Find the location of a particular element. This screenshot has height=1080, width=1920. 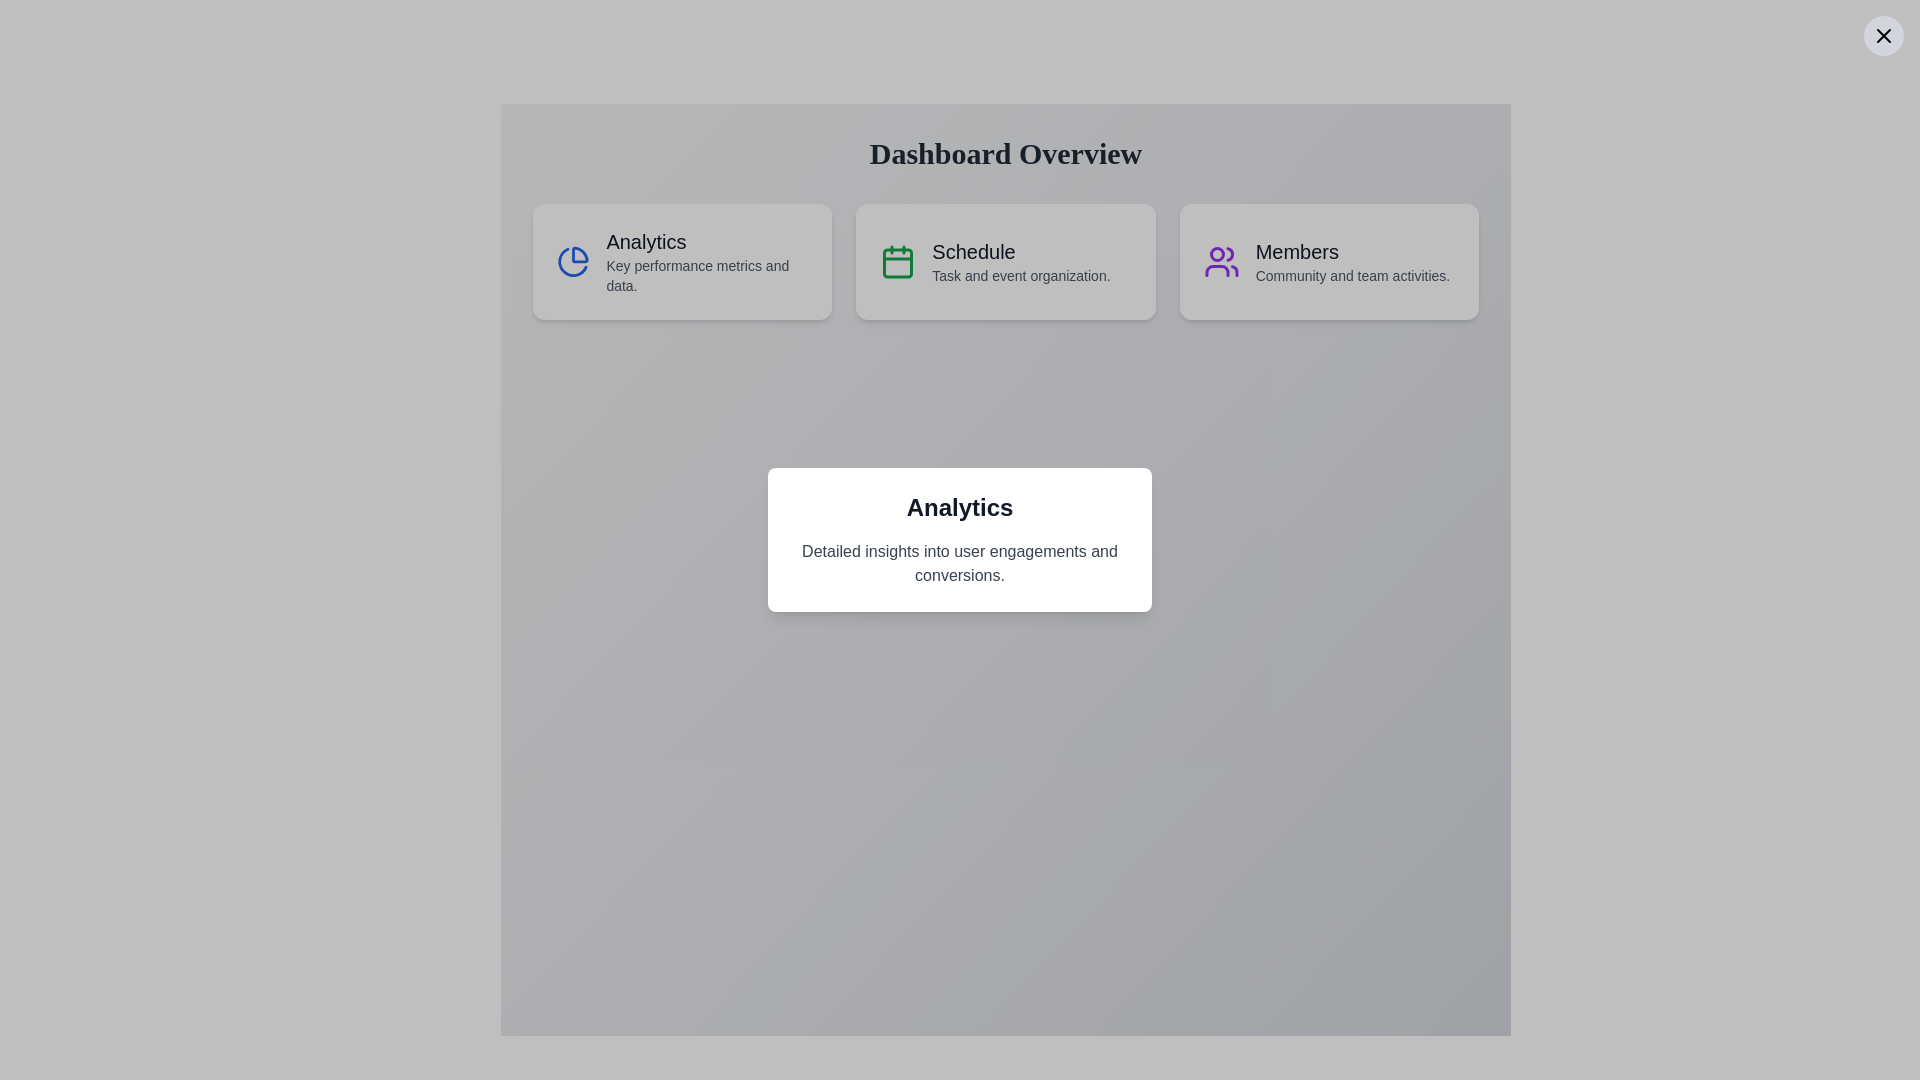

the navigational button located as the third item in the top row of the grid layout, positioned to the right of the 'Analytics' and 'Schedule' tiles is located at coordinates (1329, 261).